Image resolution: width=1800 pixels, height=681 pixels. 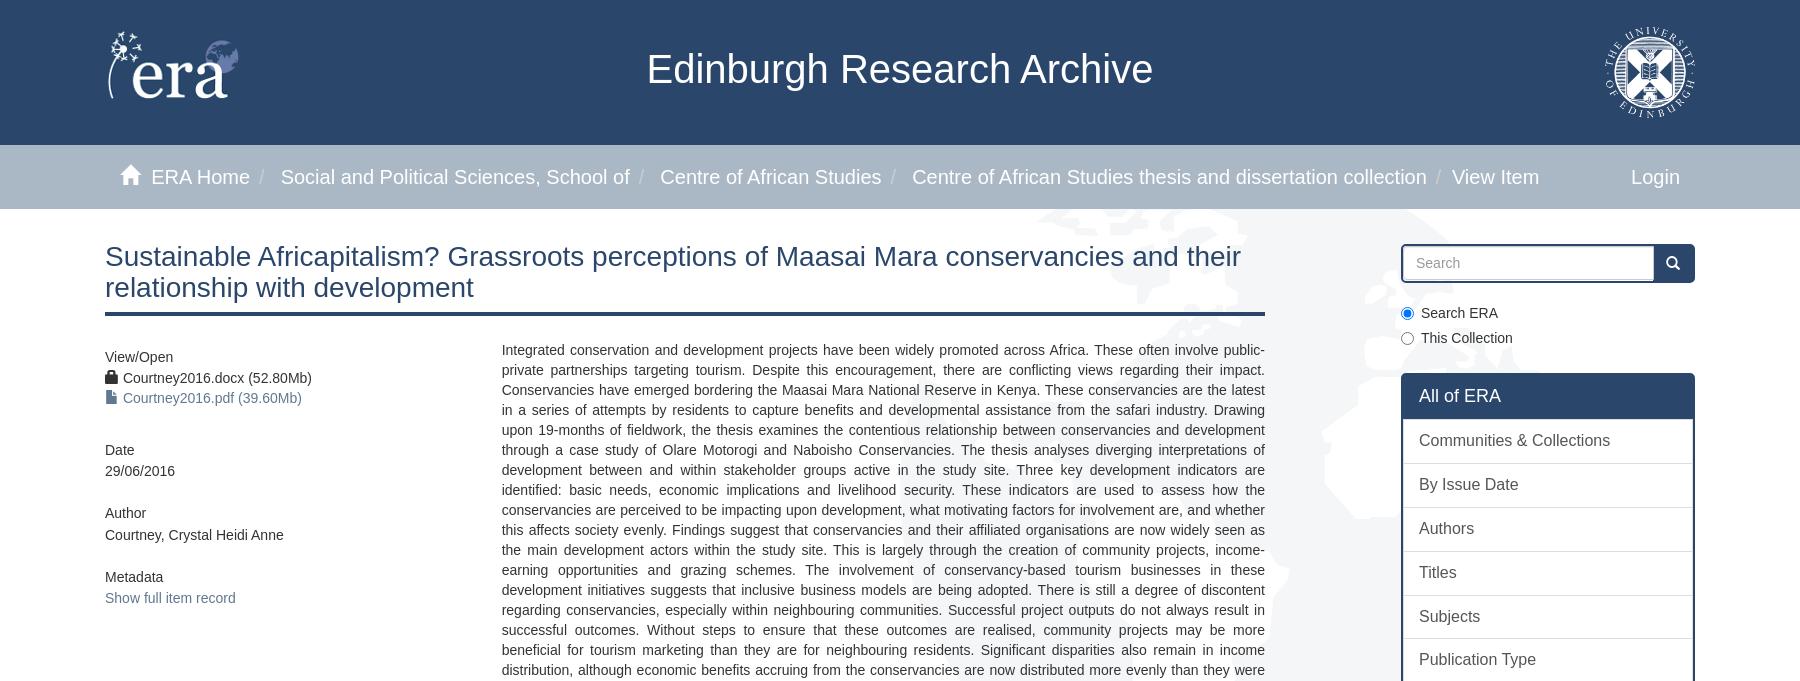 What do you see at coordinates (673, 270) in the screenshot?
I see `'Sustainable Africapitalism? Grassroots perceptions of Maasai Mara conservancies and their relationship with development'` at bounding box center [673, 270].